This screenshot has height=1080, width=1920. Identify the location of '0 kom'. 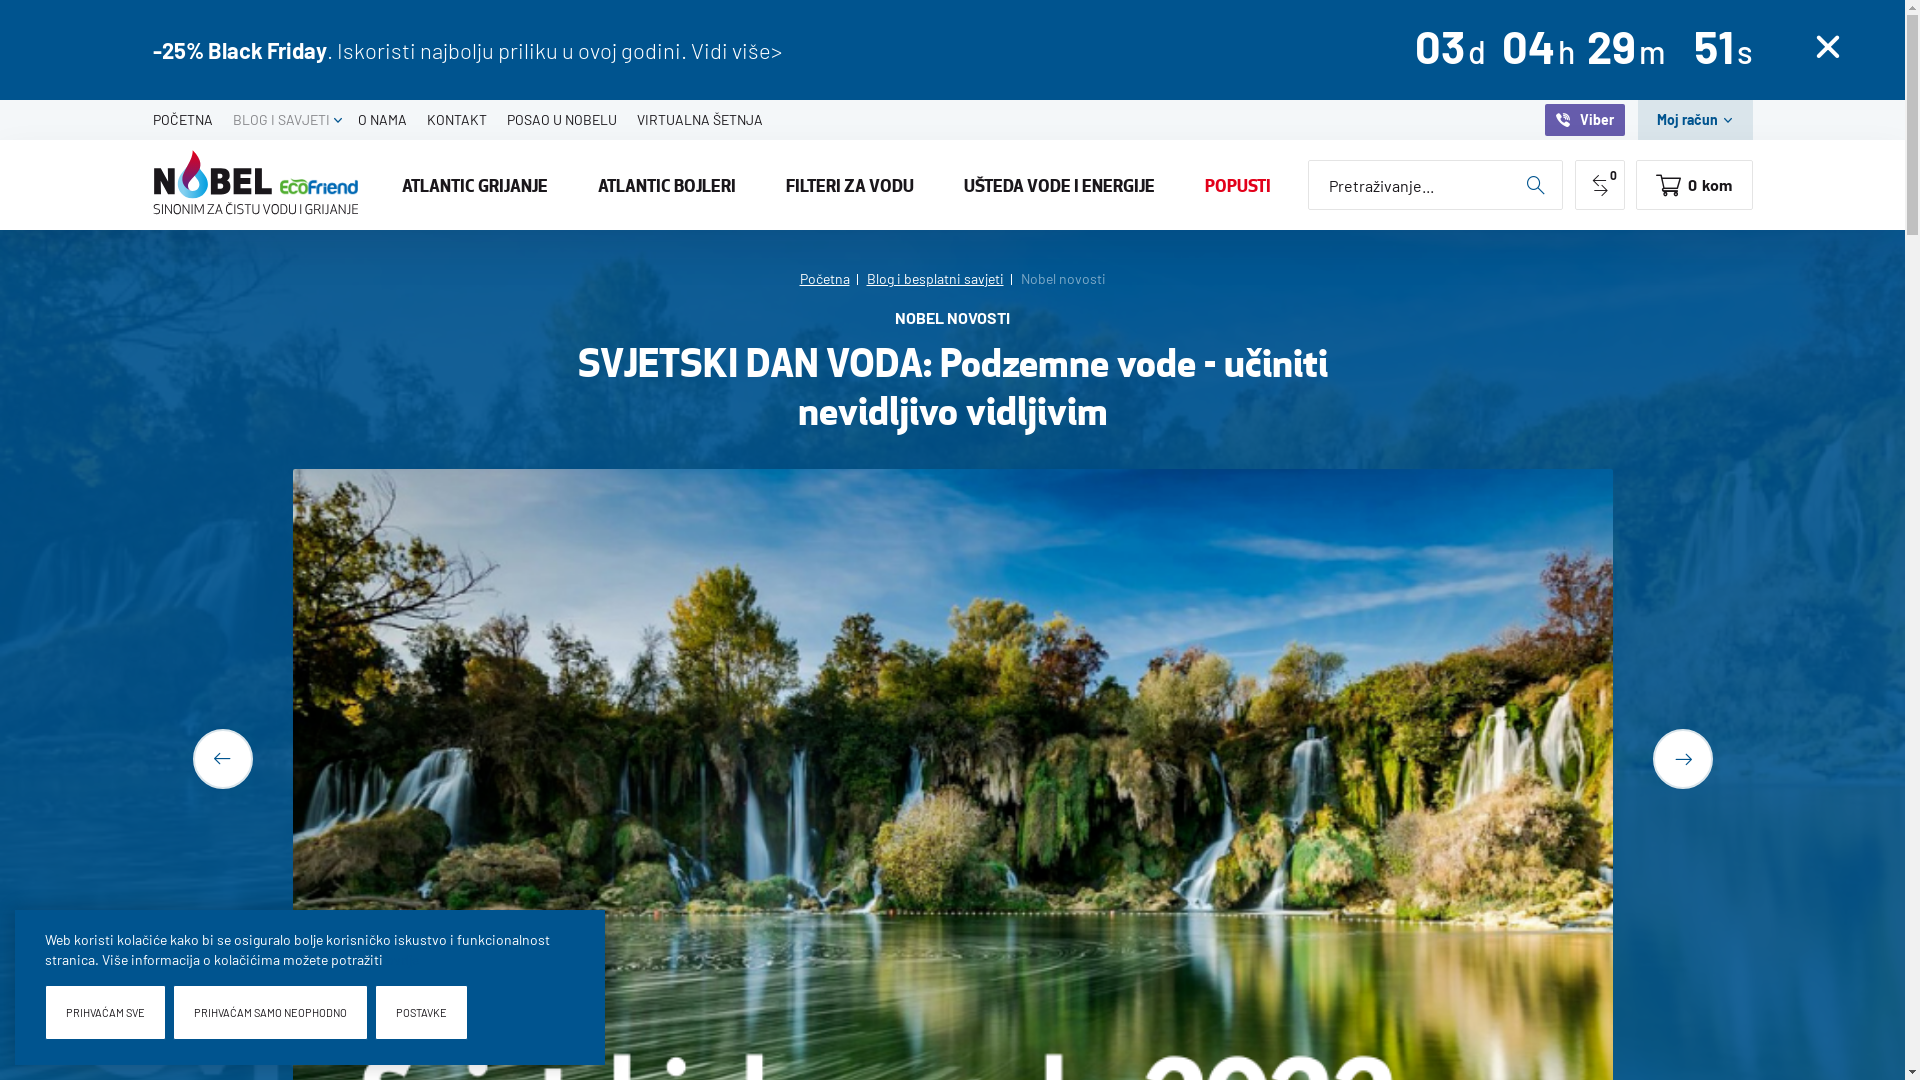
(1636, 185).